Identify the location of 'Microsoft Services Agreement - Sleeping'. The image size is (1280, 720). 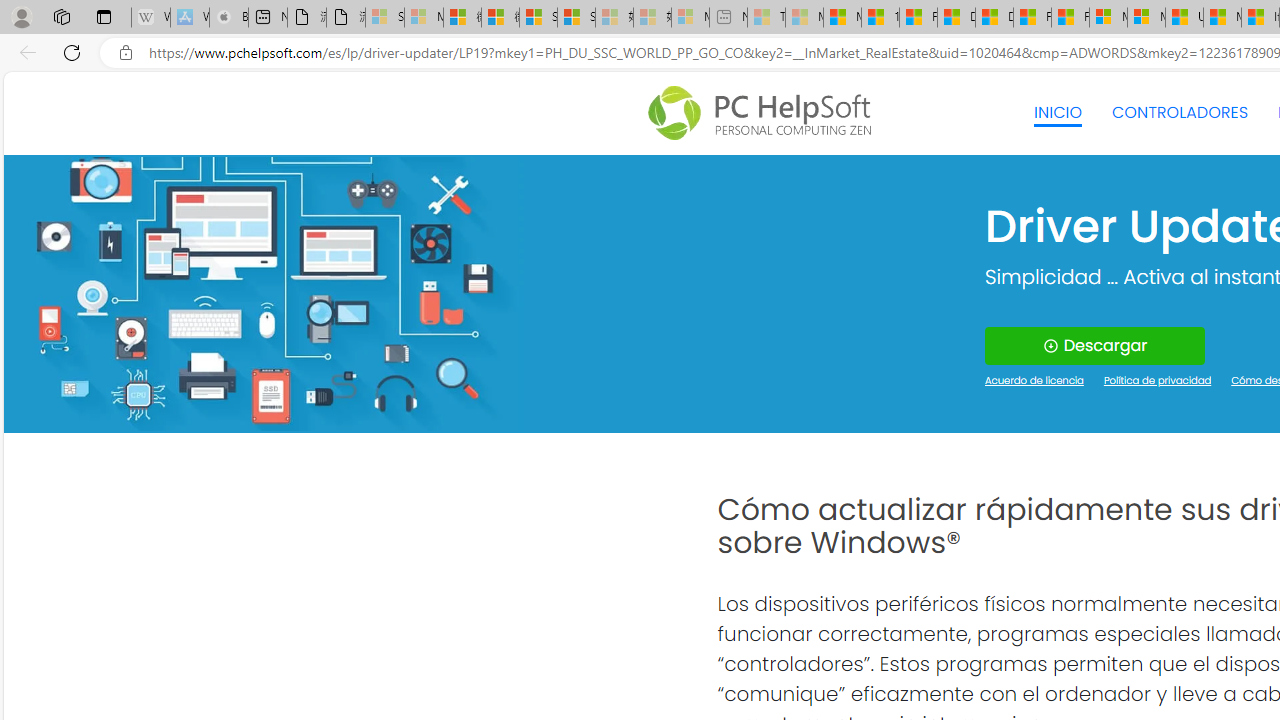
(422, 17).